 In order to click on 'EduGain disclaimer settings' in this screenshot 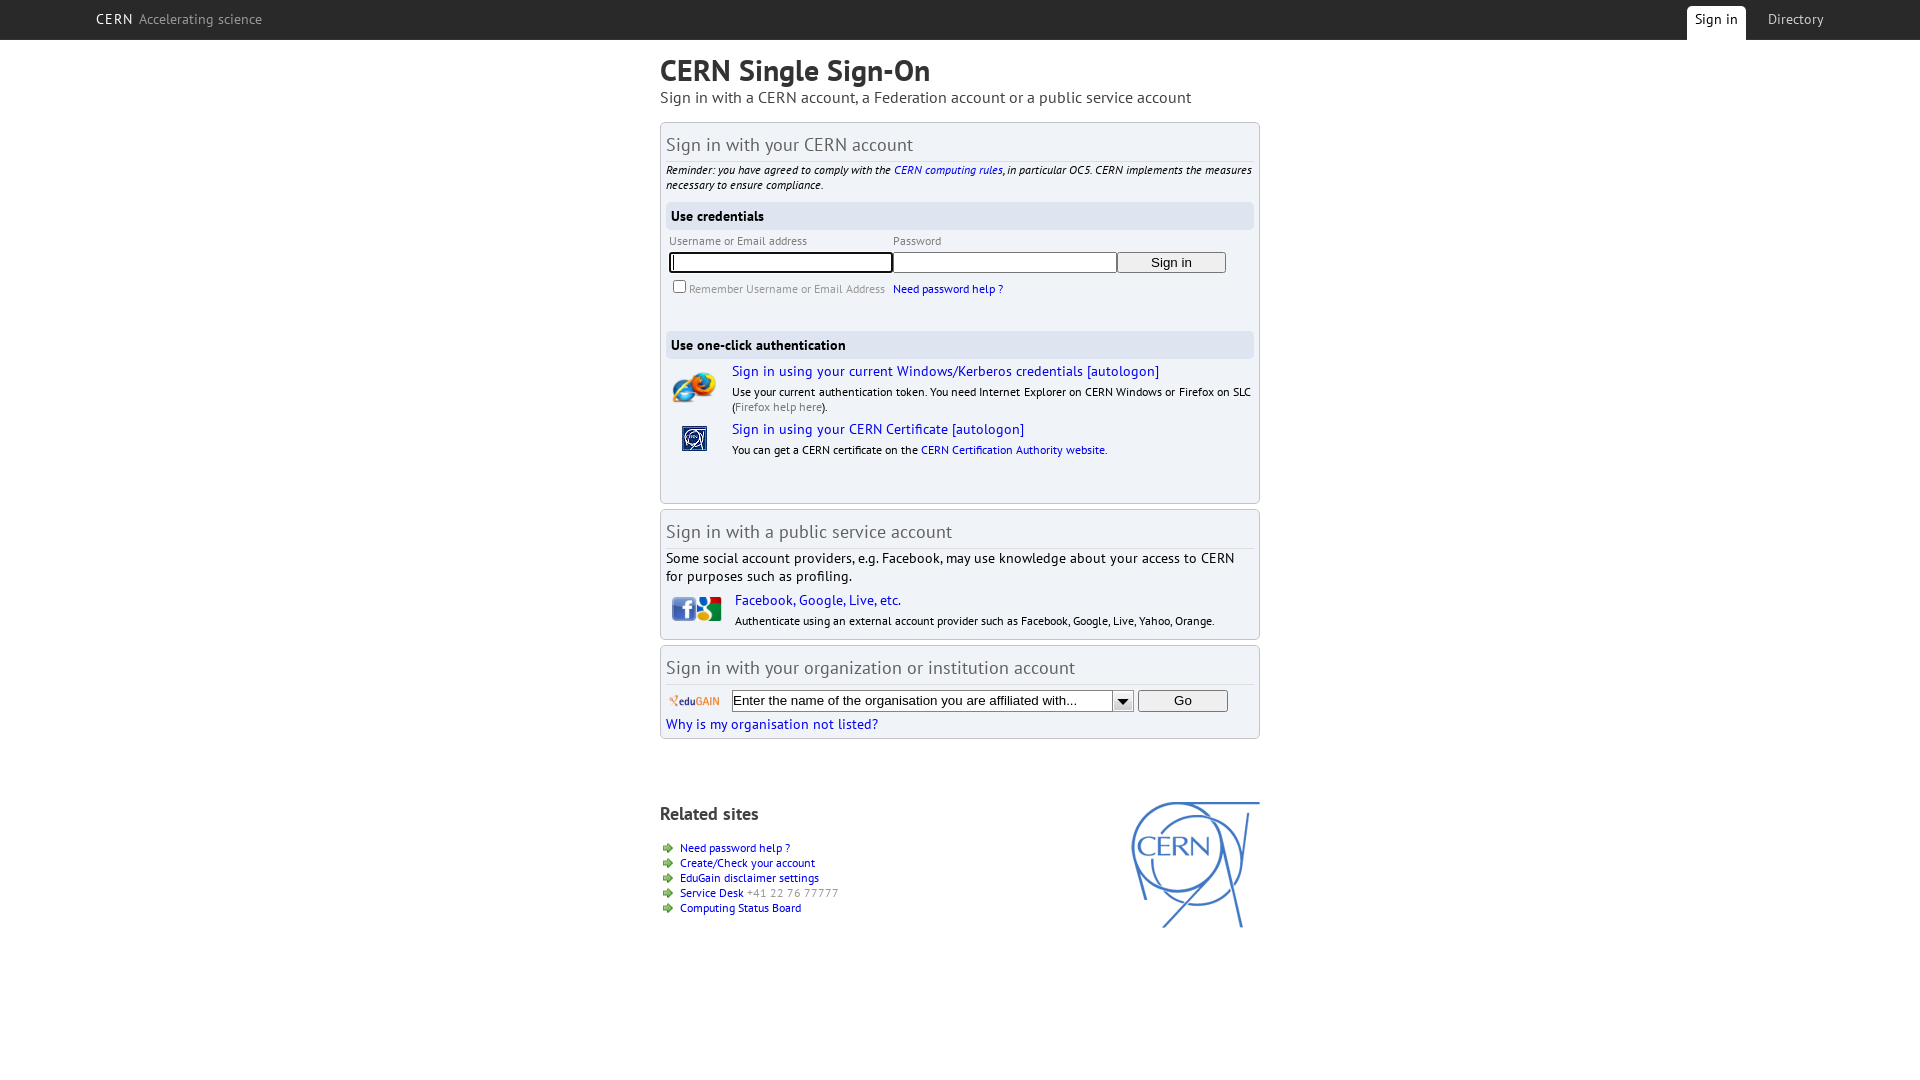, I will do `click(748, 876)`.